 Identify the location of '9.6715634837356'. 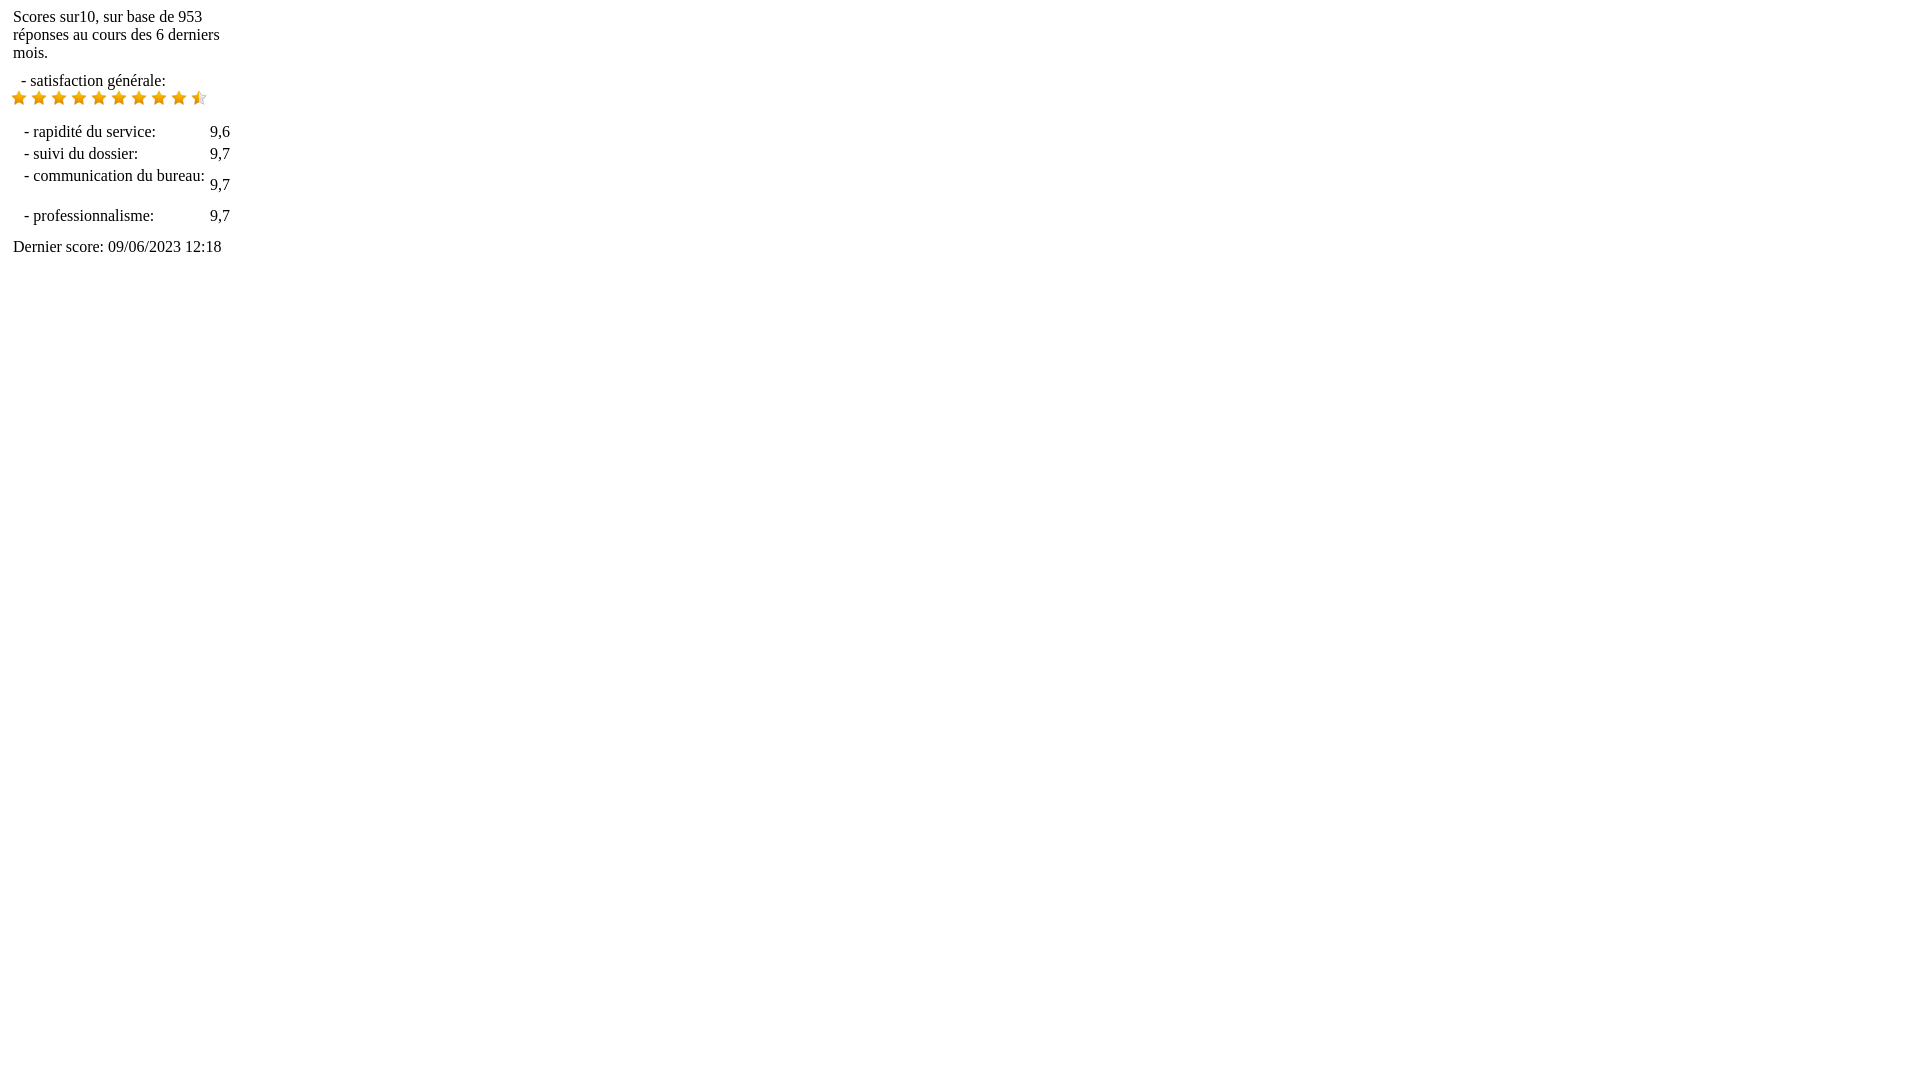
(78, 97).